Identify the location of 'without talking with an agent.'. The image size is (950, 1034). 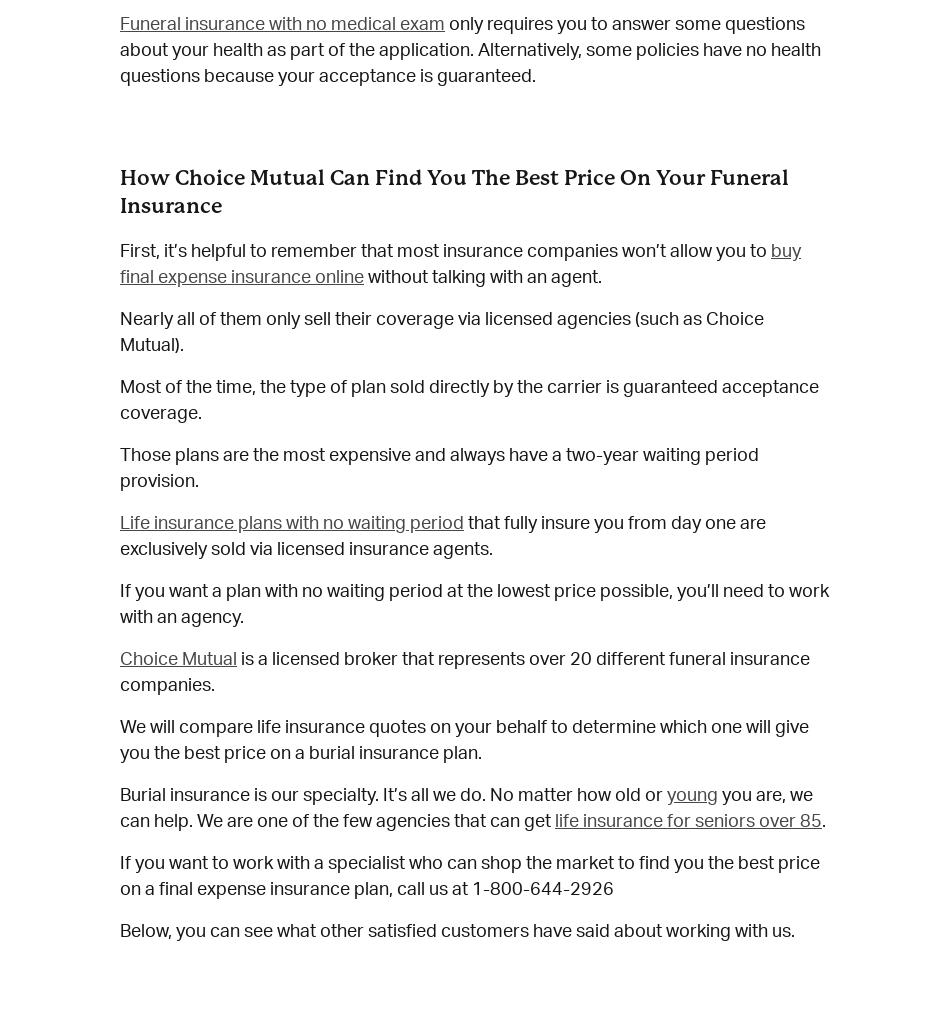
(482, 277).